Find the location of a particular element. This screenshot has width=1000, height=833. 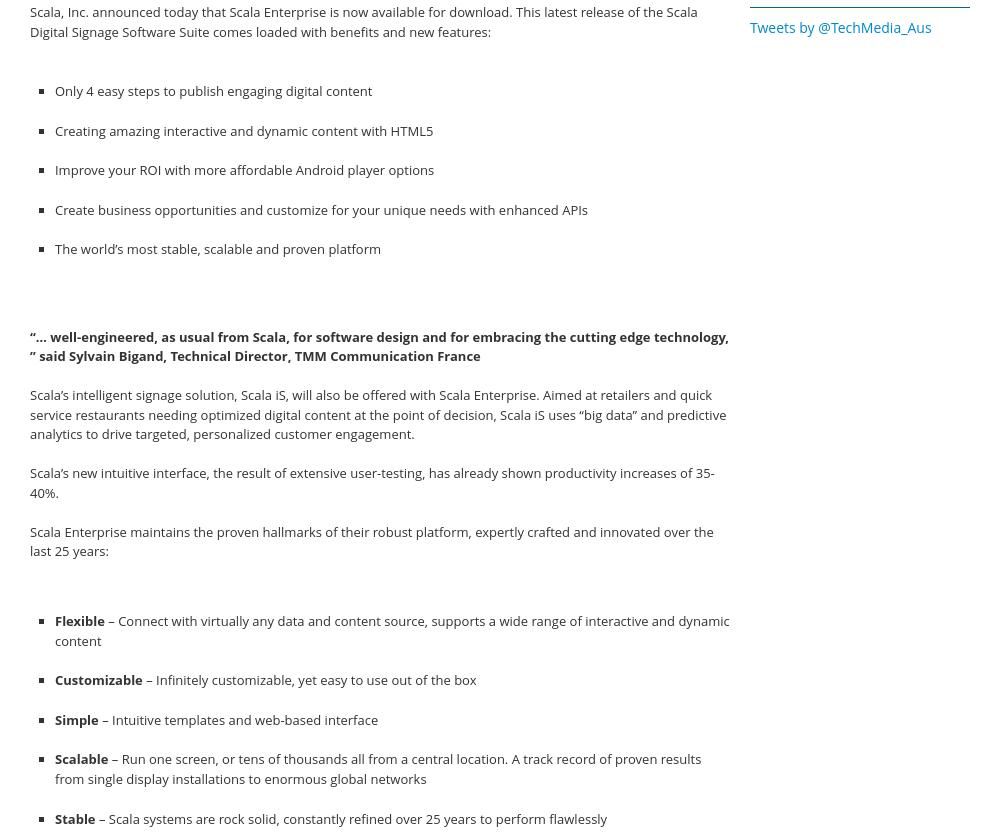

'Scalable' is located at coordinates (80, 759).